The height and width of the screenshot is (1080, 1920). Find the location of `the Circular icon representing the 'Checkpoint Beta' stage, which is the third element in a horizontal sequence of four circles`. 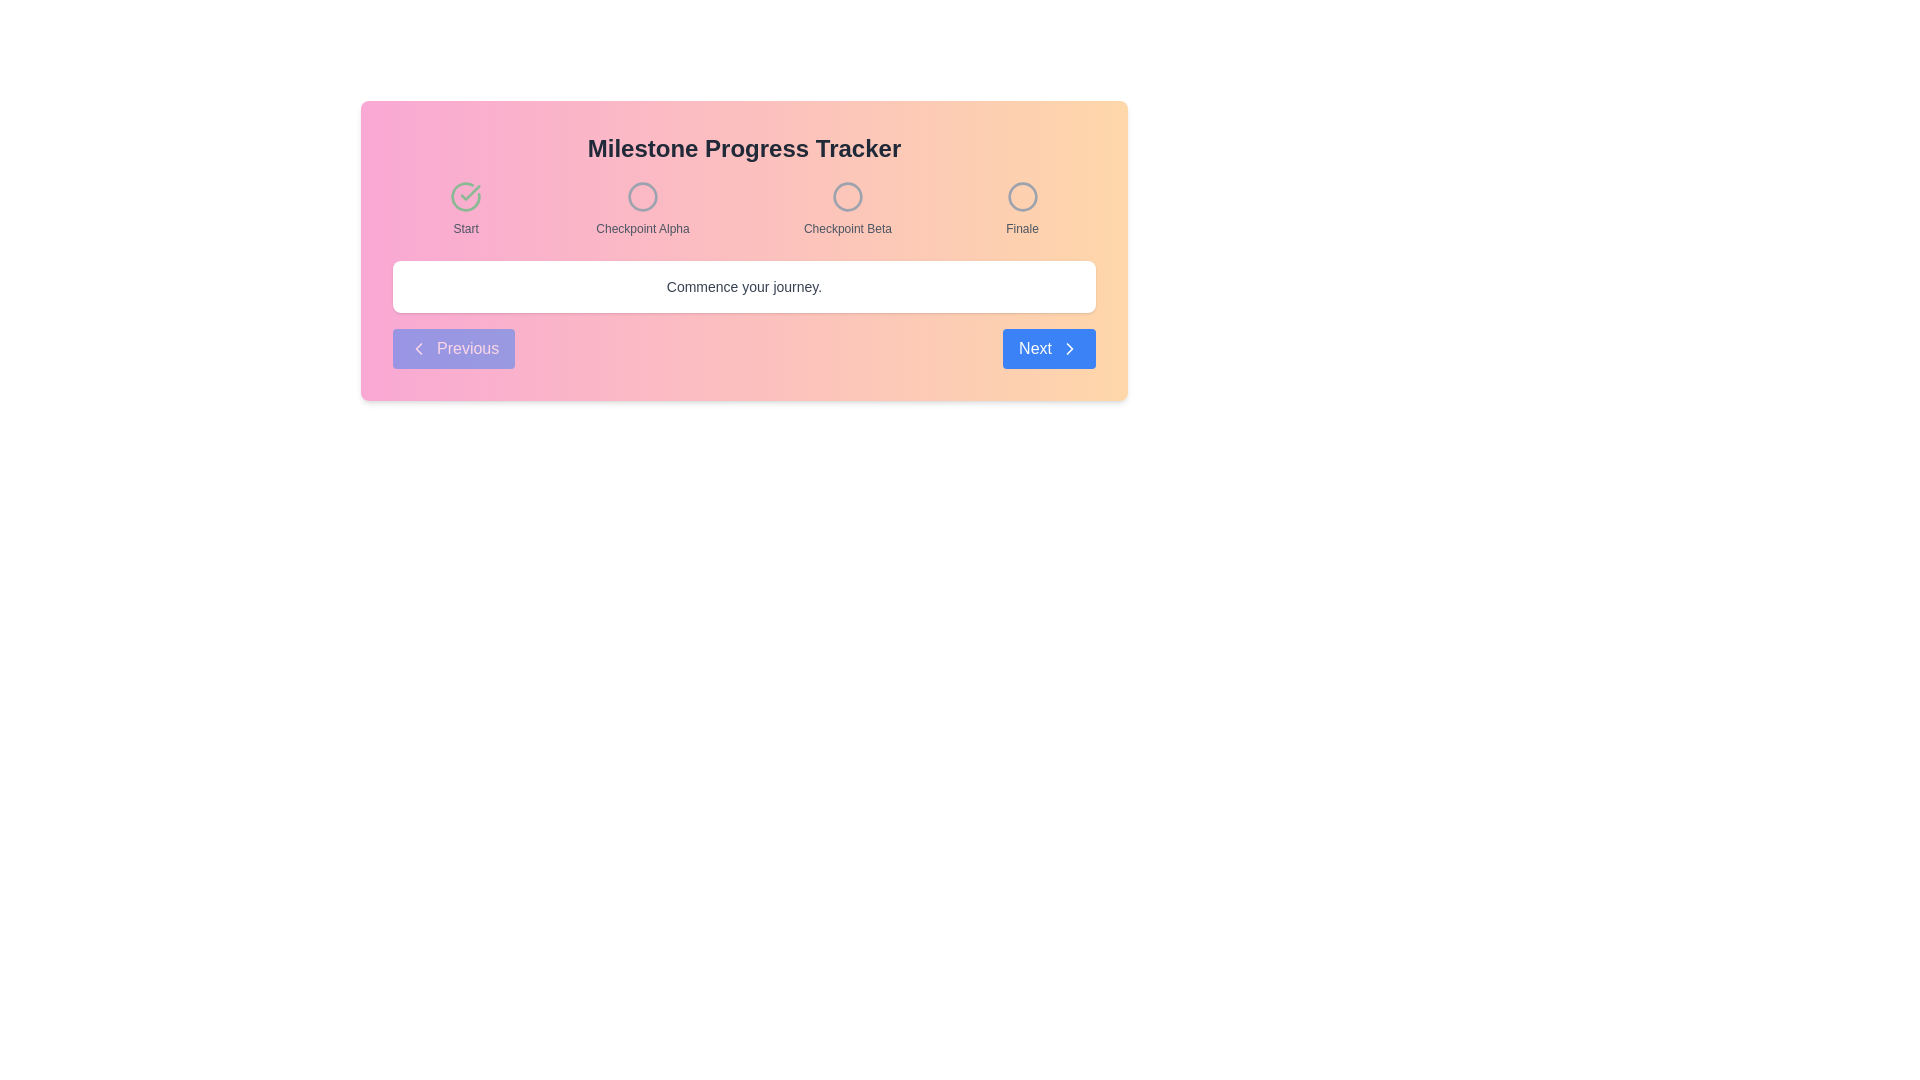

the Circular icon representing the 'Checkpoint Beta' stage, which is the third element in a horizontal sequence of four circles is located at coordinates (847, 196).